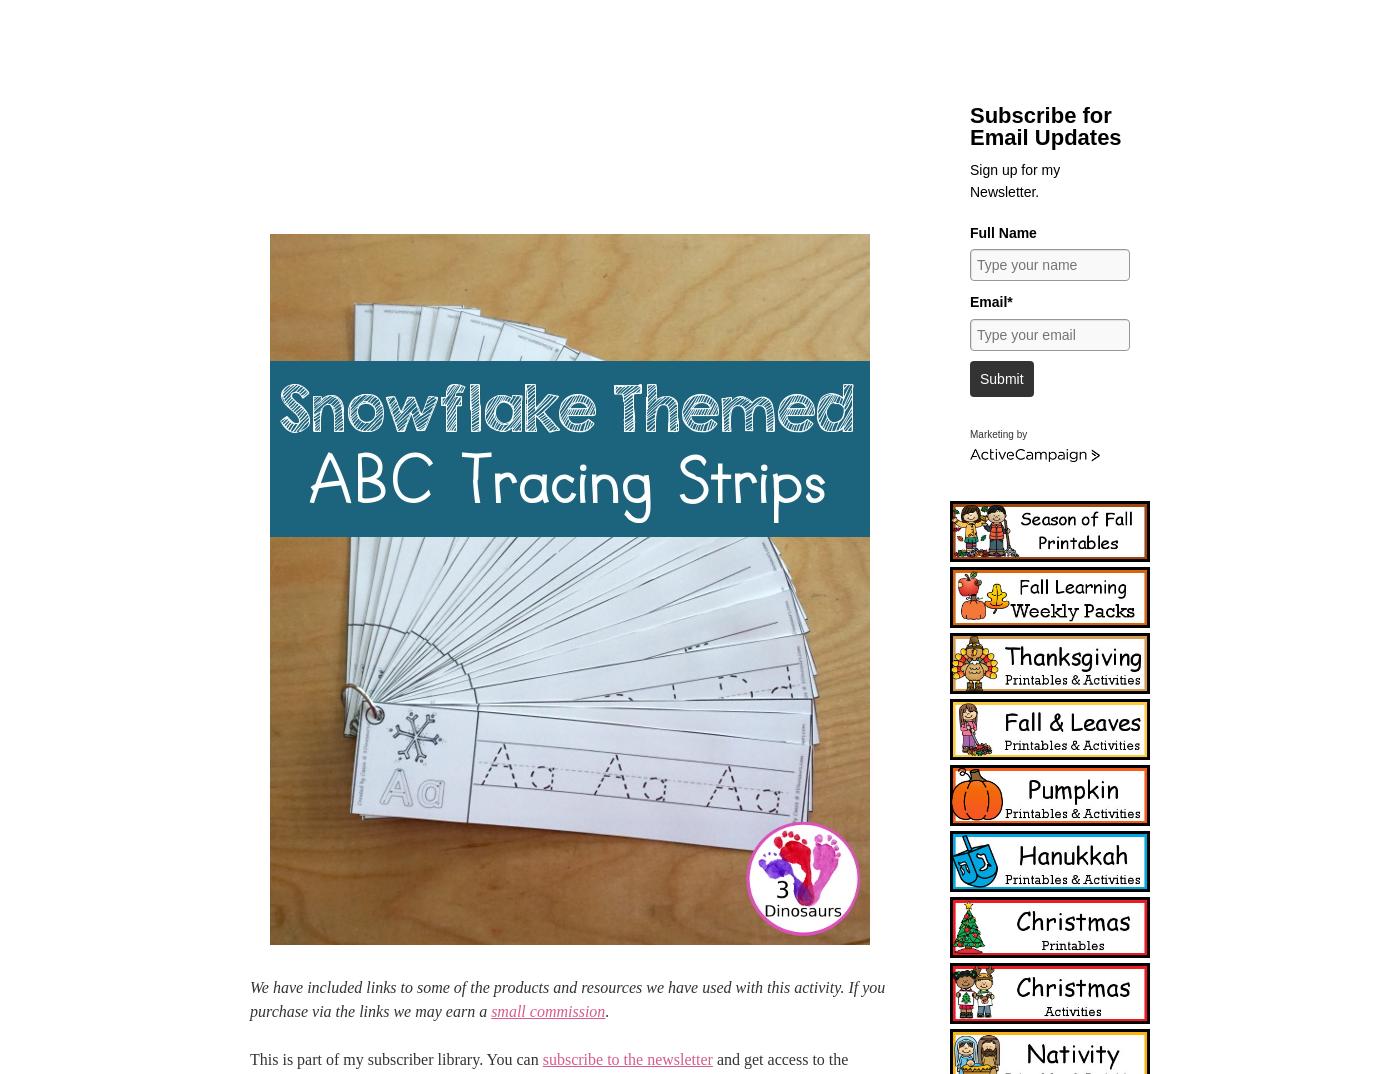  Describe the element at coordinates (567, 998) in the screenshot. I see `'We have included links to some of the products and resources we have used with this activity. If you purchase via the links we may earn a'` at that location.